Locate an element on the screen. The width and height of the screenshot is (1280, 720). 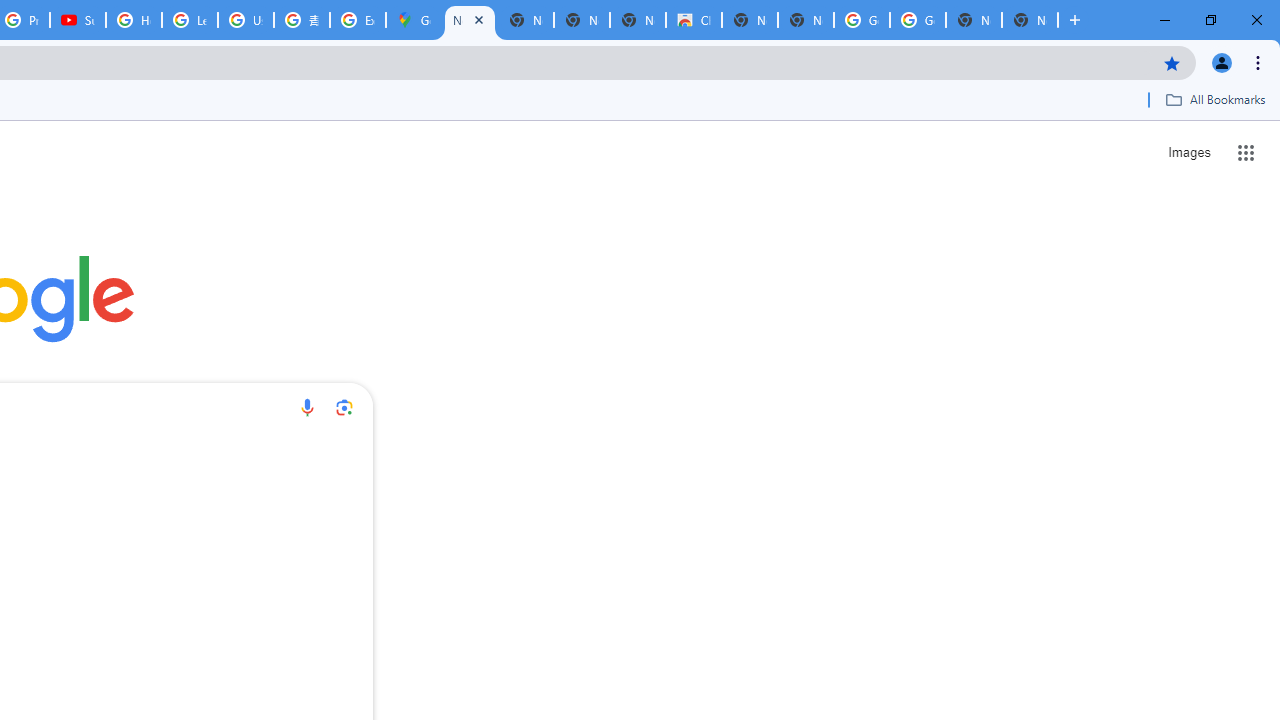
'New Tab' is located at coordinates (1030, 20).